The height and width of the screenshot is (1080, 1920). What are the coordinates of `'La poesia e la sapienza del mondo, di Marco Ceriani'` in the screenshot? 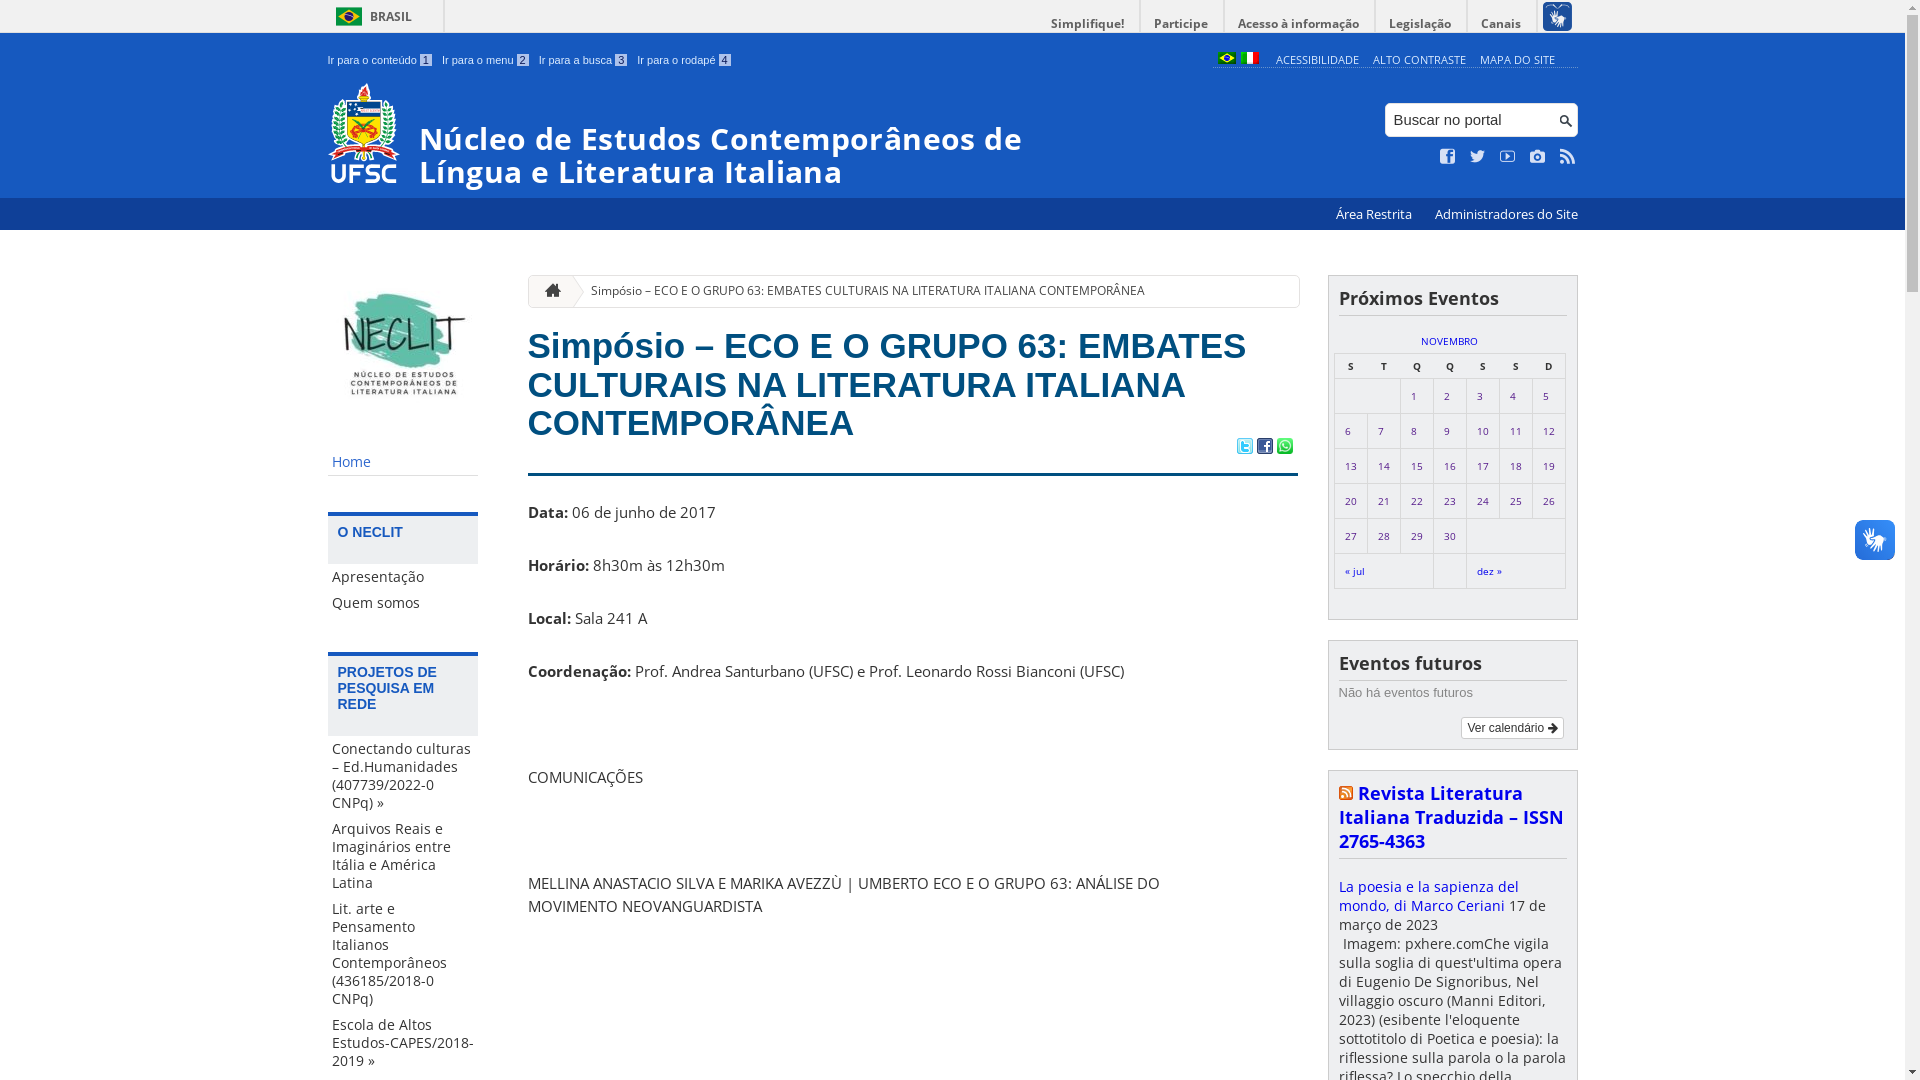 It's located at (1427, 894).